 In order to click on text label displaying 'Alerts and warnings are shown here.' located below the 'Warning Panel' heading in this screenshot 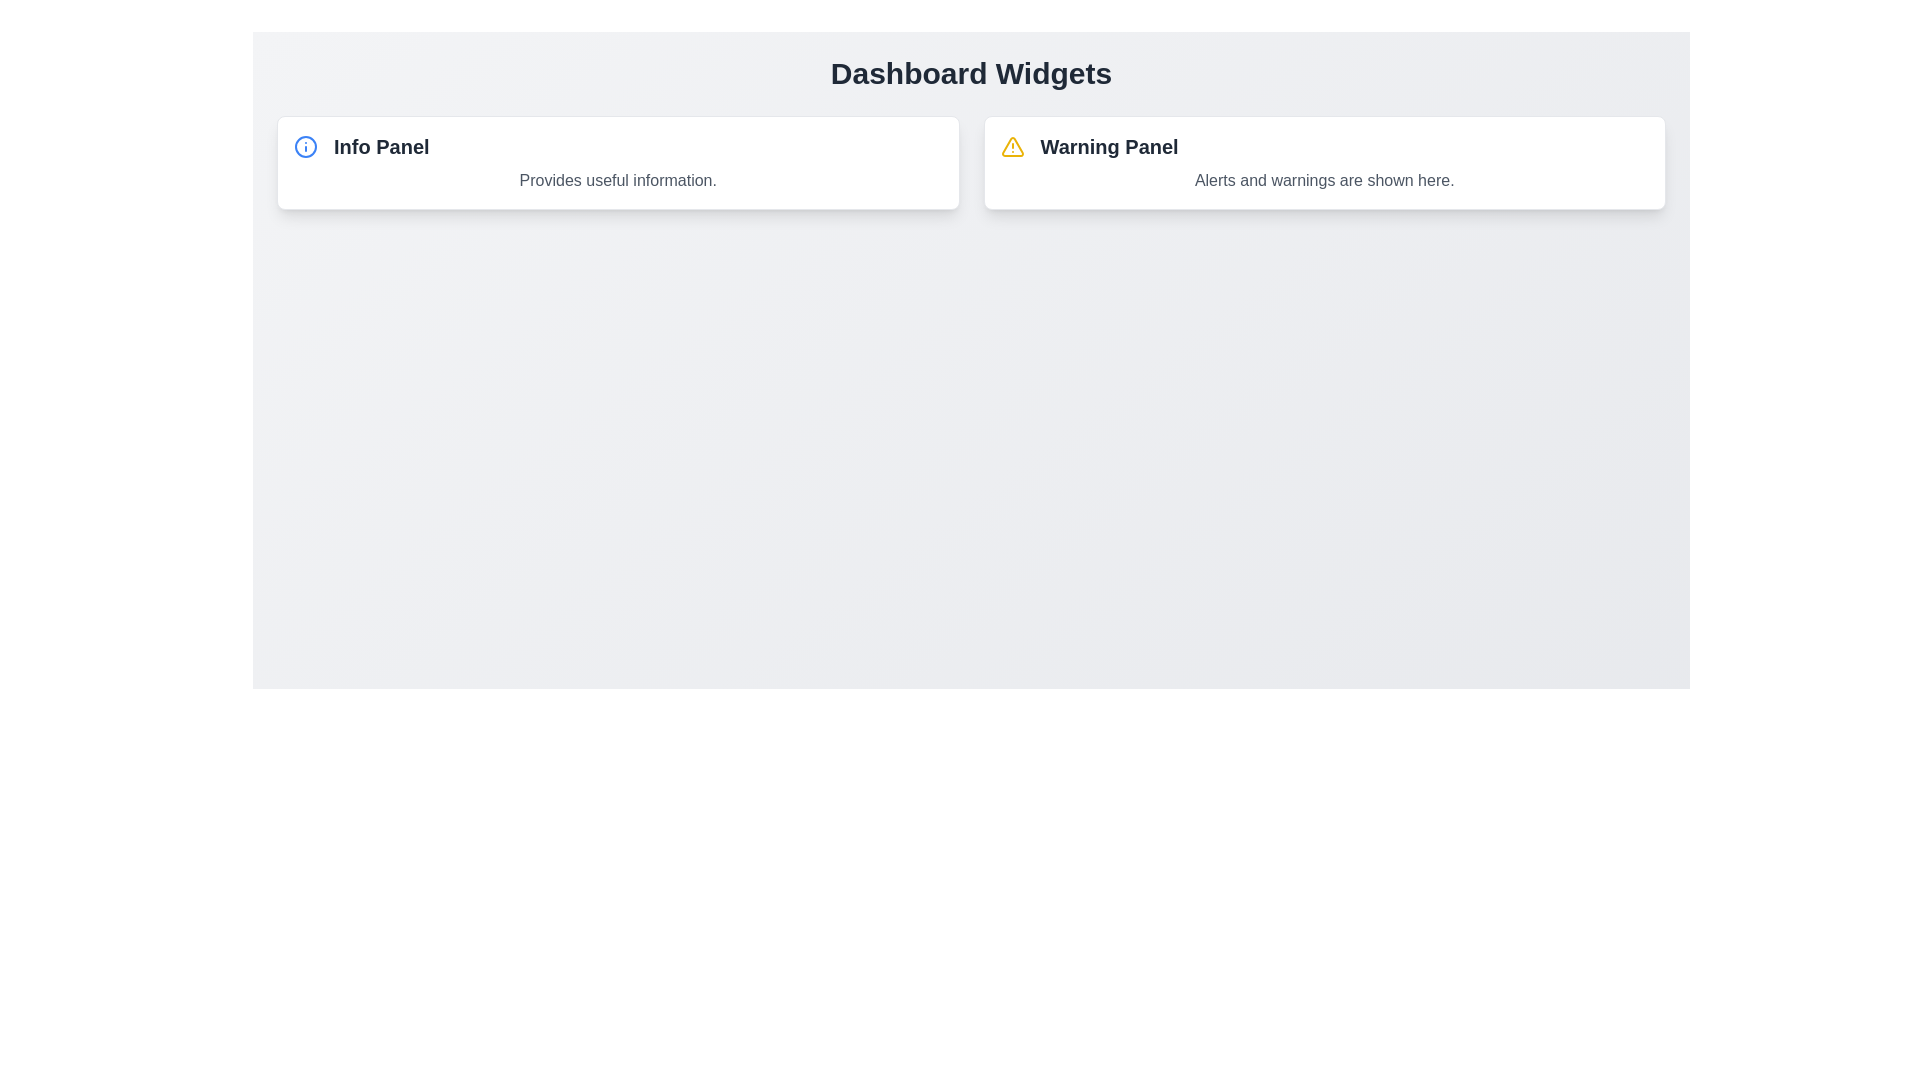, I will do `click(1324, 181)`.